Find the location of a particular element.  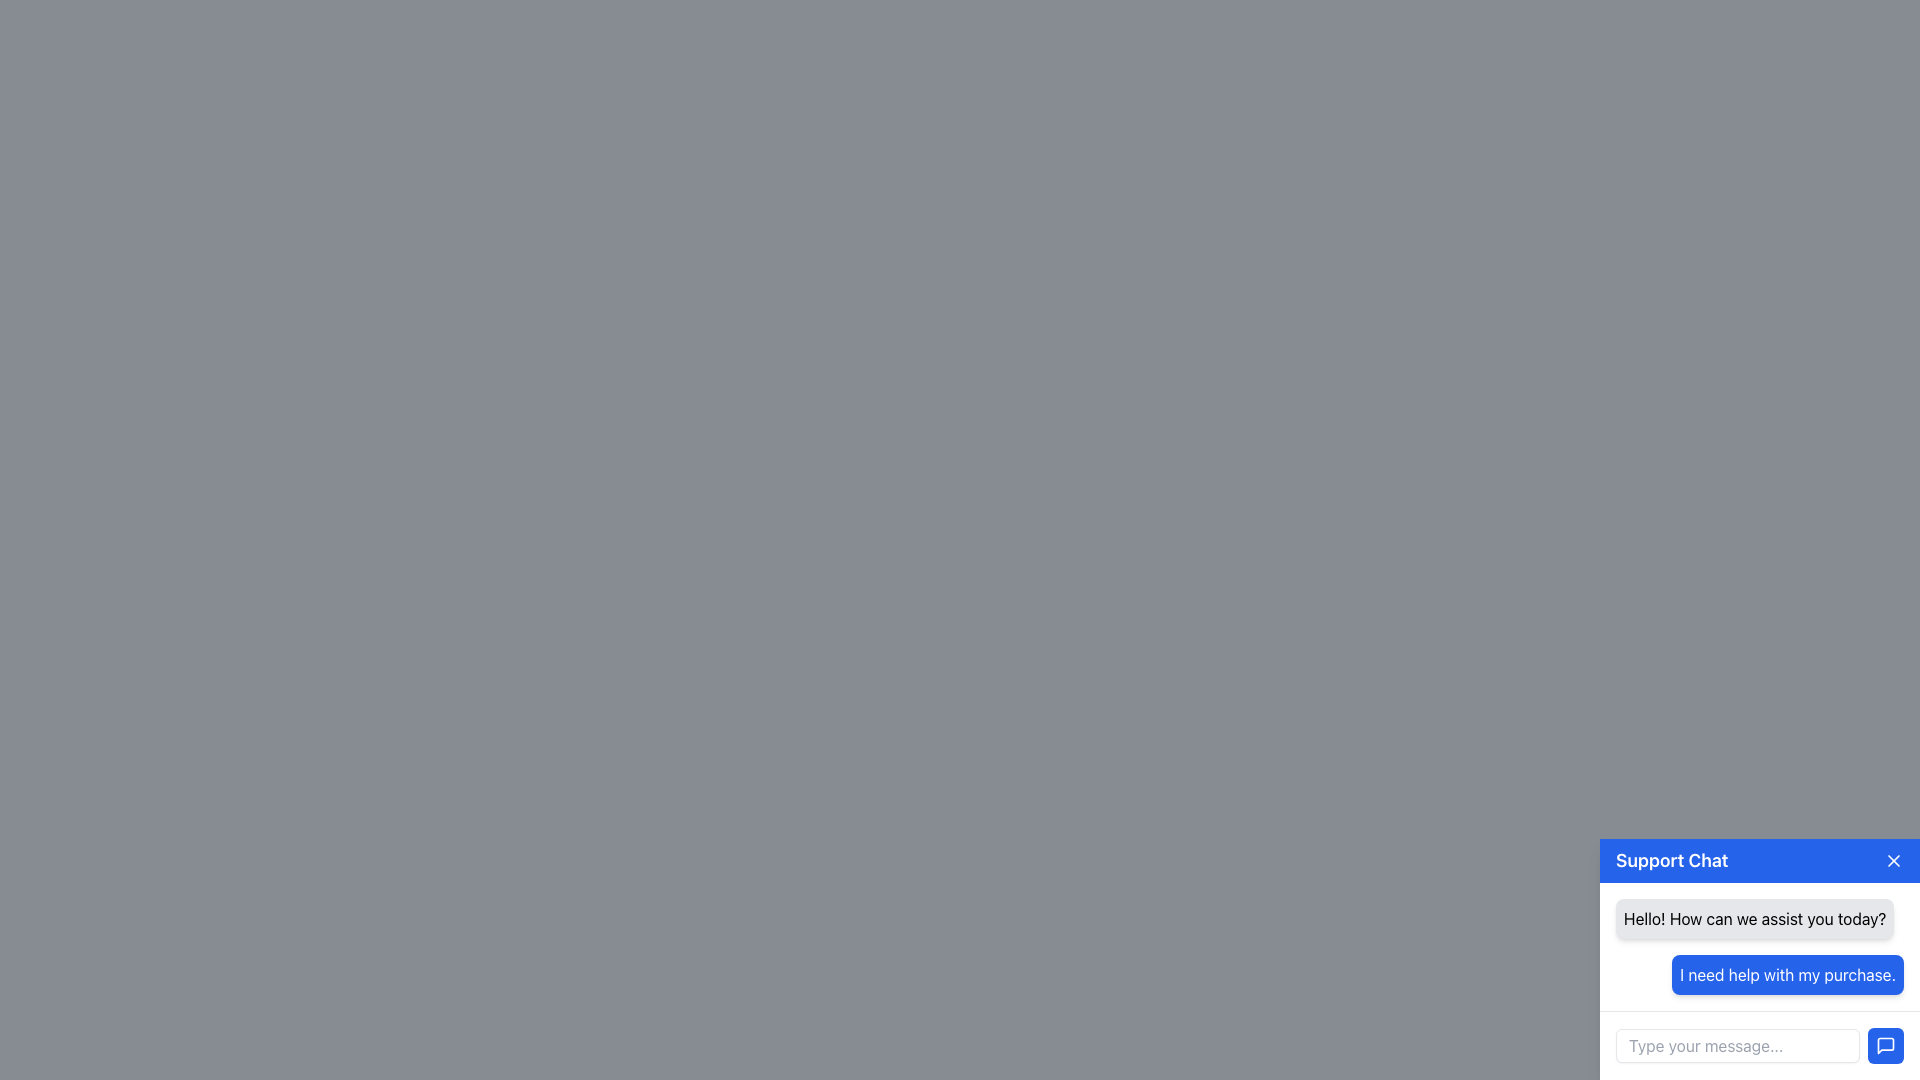

the small, square blue button with a speech bubble icon located at the bottom-right corner of the chat interface to send a message is located at coordinates (1885, 1044).